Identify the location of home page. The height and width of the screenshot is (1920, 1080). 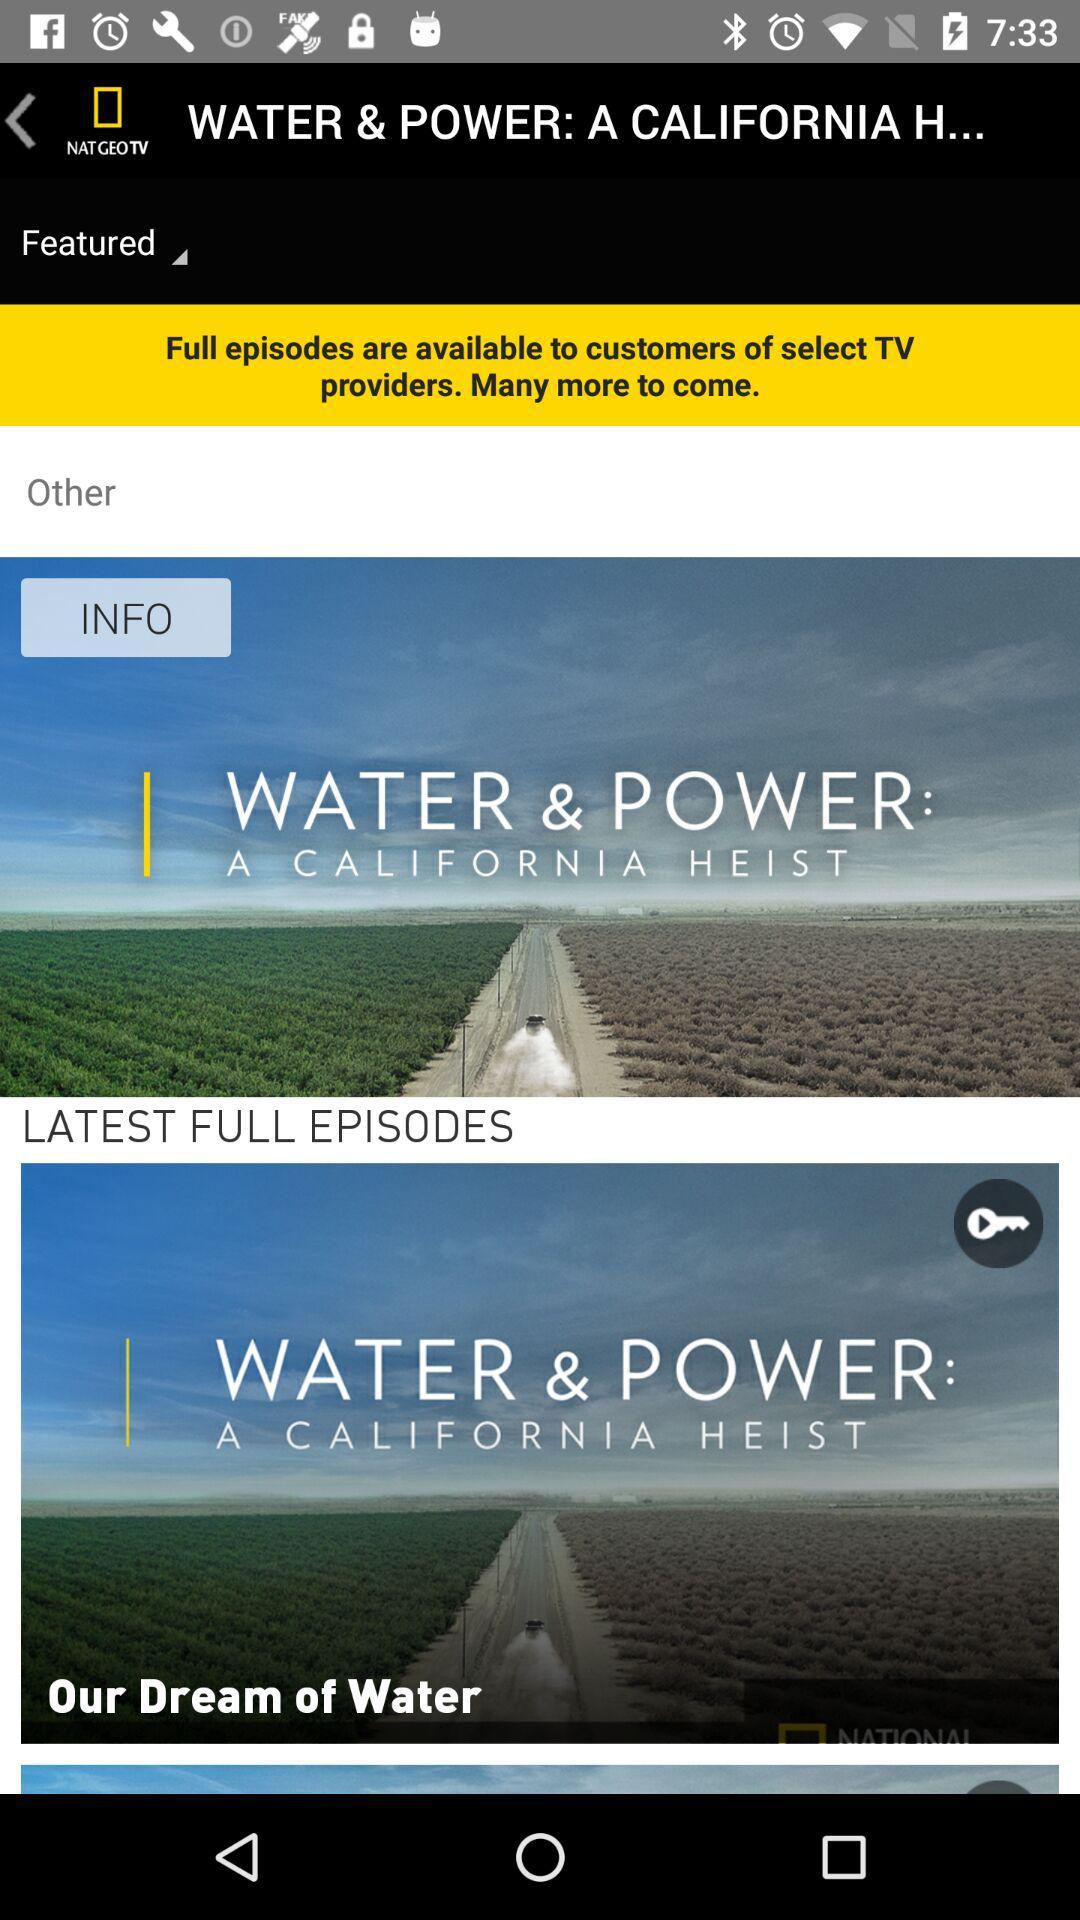
(108, 119).